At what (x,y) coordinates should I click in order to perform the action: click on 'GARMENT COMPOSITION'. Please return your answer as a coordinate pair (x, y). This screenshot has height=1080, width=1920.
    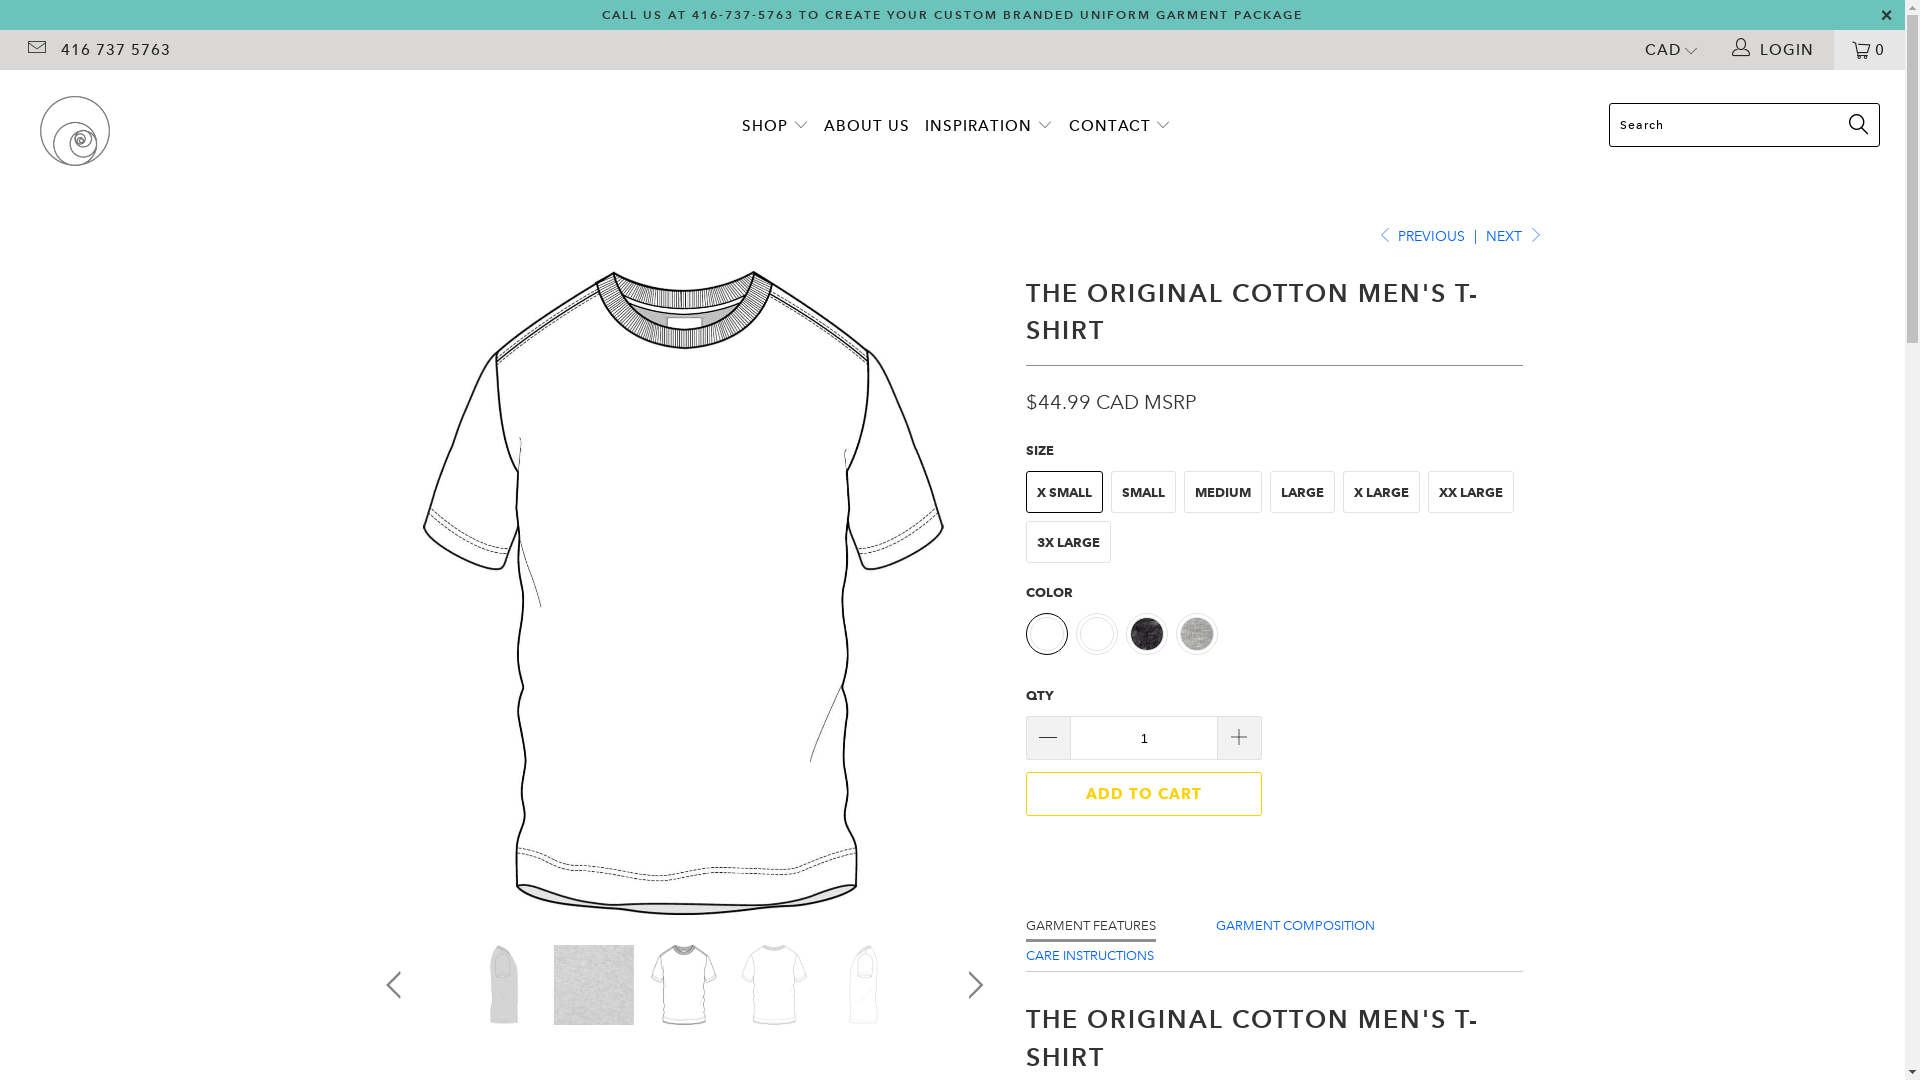
    Looking at the image, I should click on (1295, 925).